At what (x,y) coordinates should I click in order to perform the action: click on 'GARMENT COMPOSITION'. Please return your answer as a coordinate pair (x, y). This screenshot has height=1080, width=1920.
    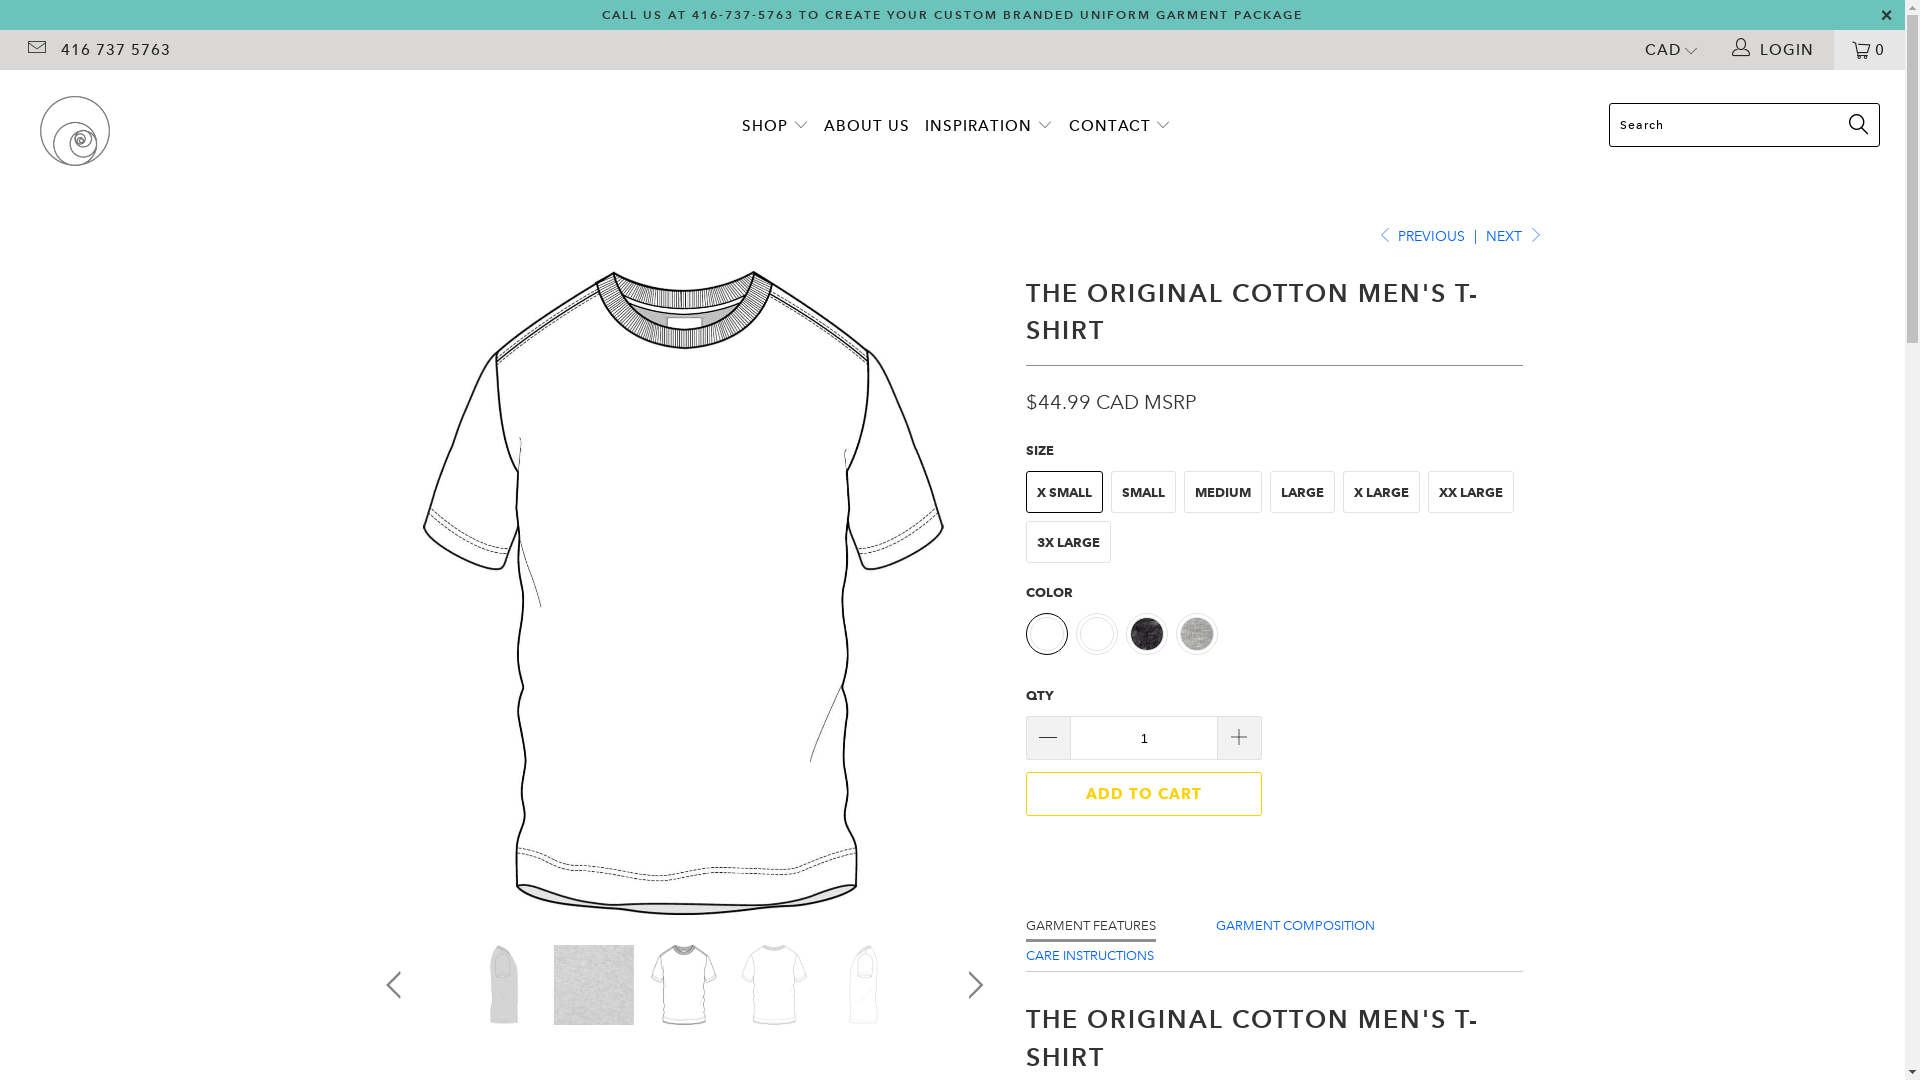
    Looking at the image, I should click on (1295, 925).